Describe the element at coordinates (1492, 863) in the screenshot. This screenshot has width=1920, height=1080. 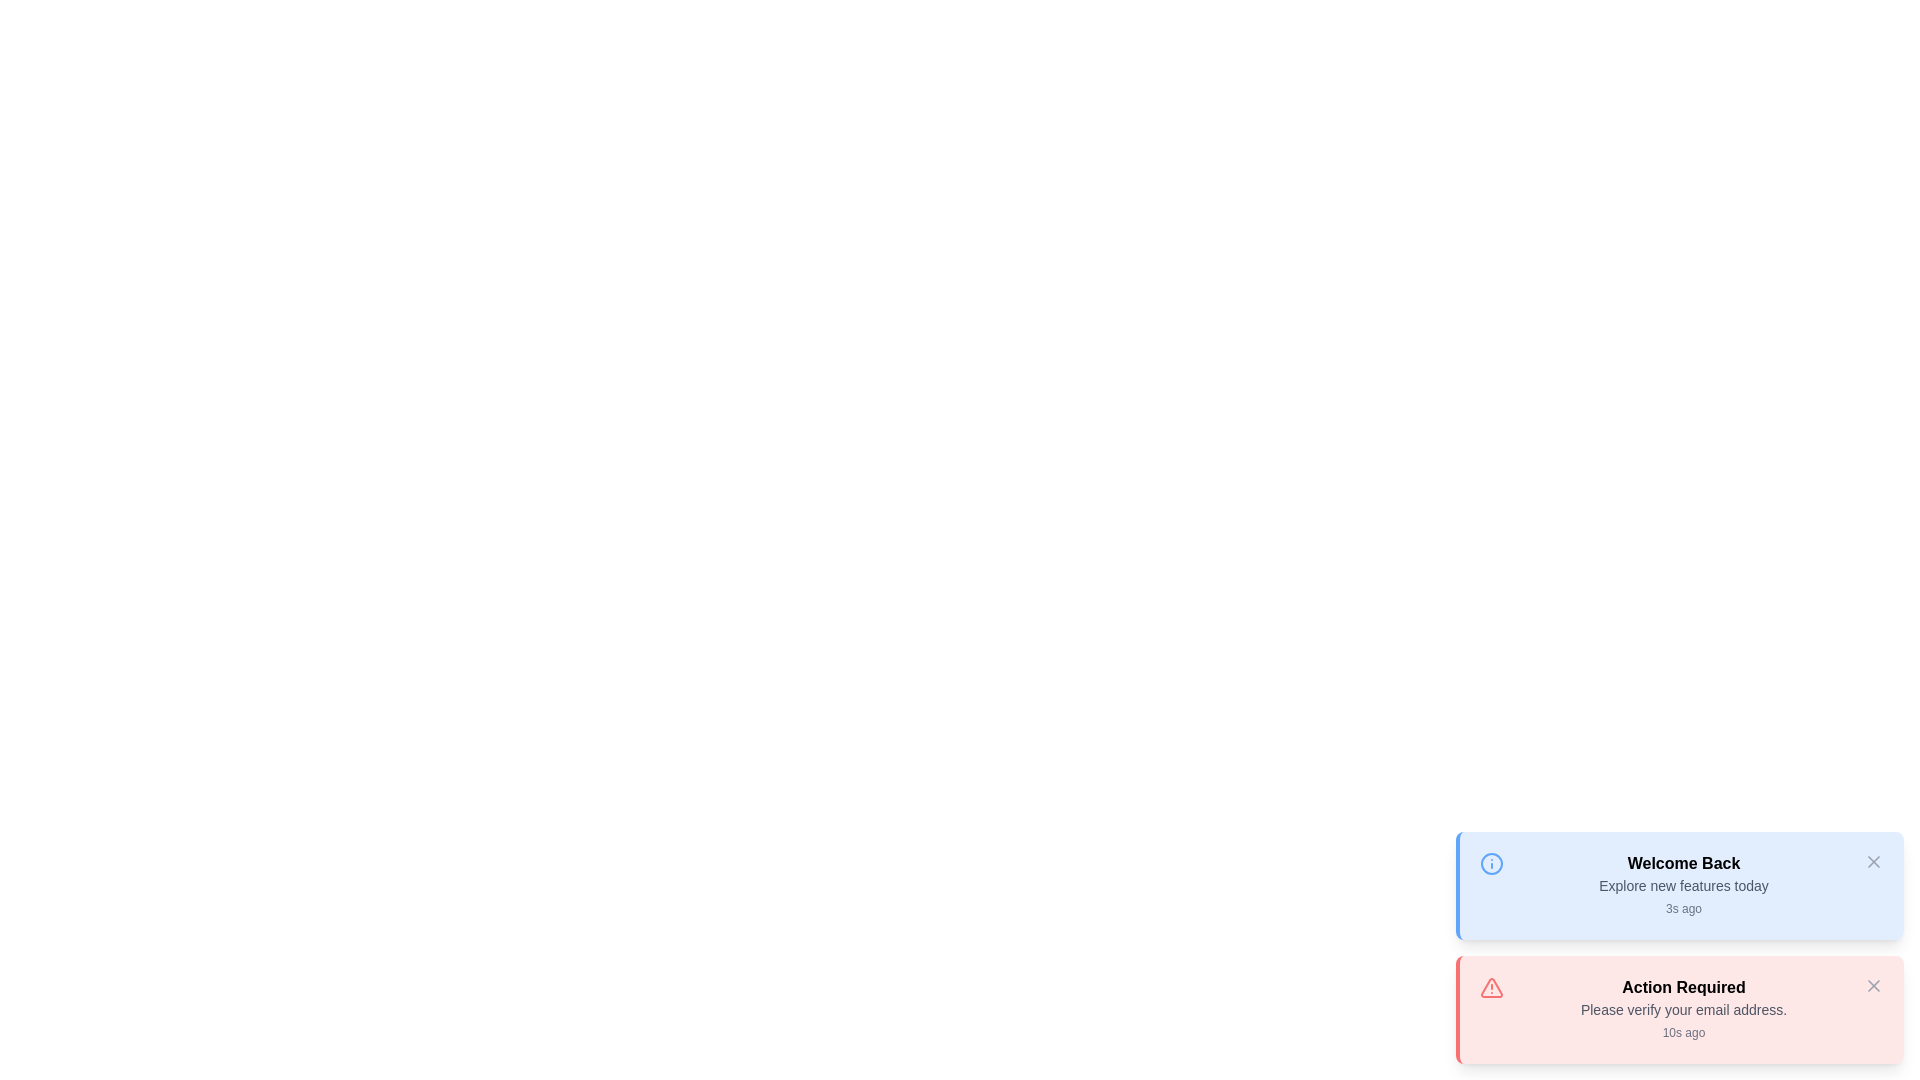
I see `the icon representing the message type for the 'Welcome Back' message` at that location.